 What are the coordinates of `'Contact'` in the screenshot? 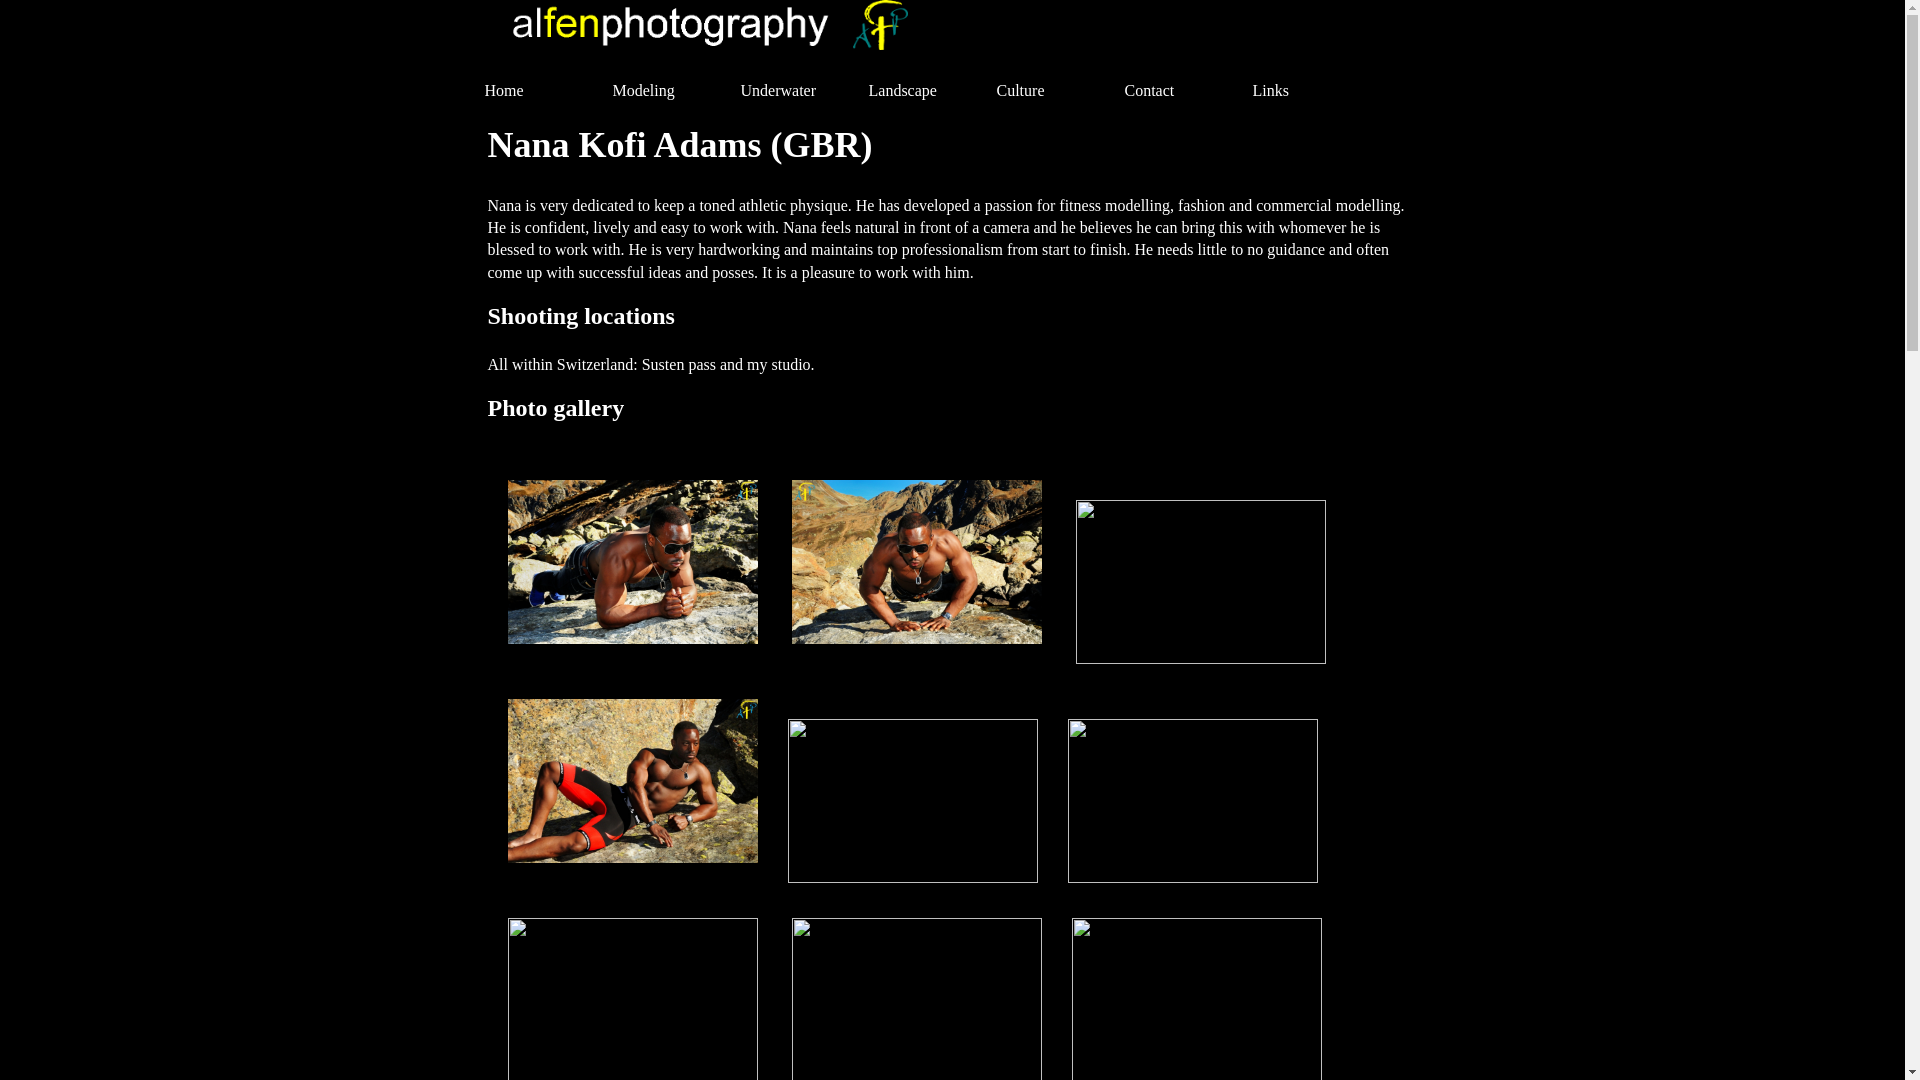 It's located at (1176, 91).